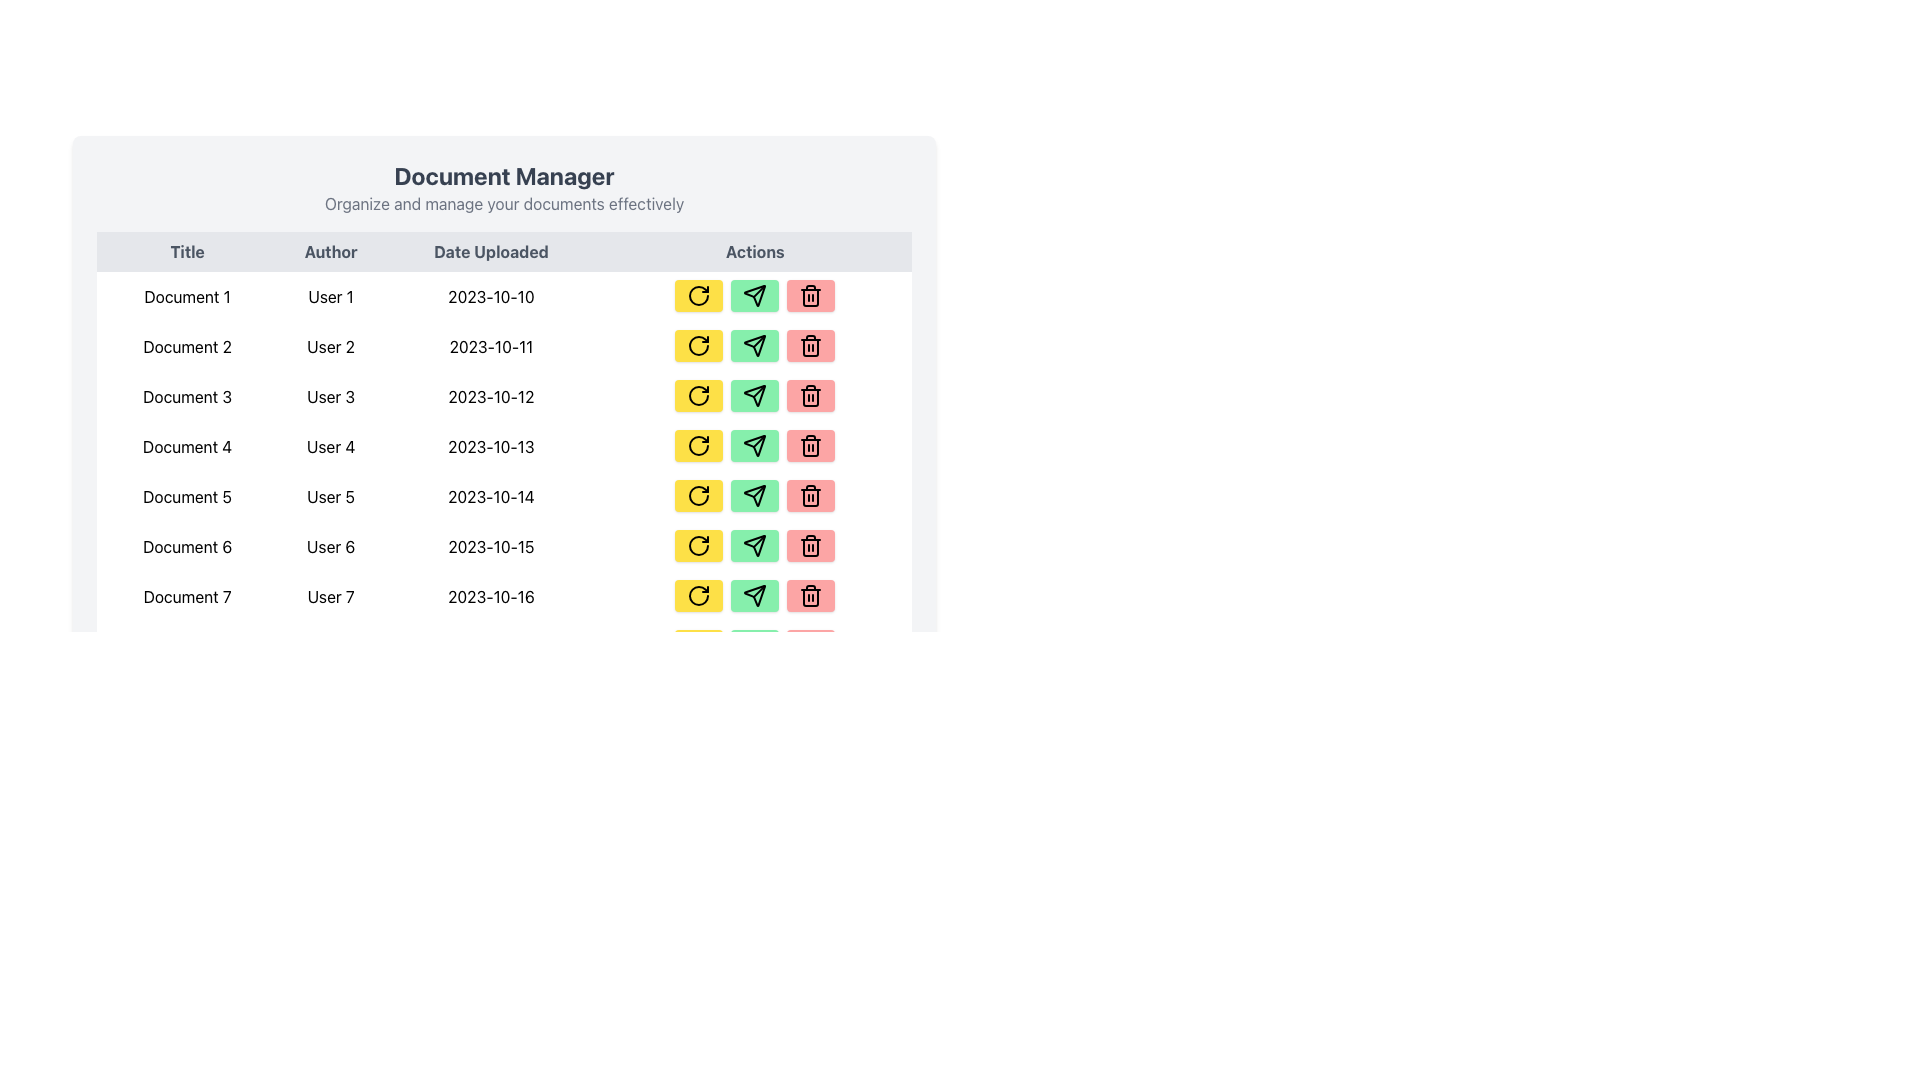  What do you see at coordinates (754, 445) in the screenshot?
I see `the 'Send' icon button in the Actions column for 'Document 4' in the Document Manager table` at bounding box center [754, 445].